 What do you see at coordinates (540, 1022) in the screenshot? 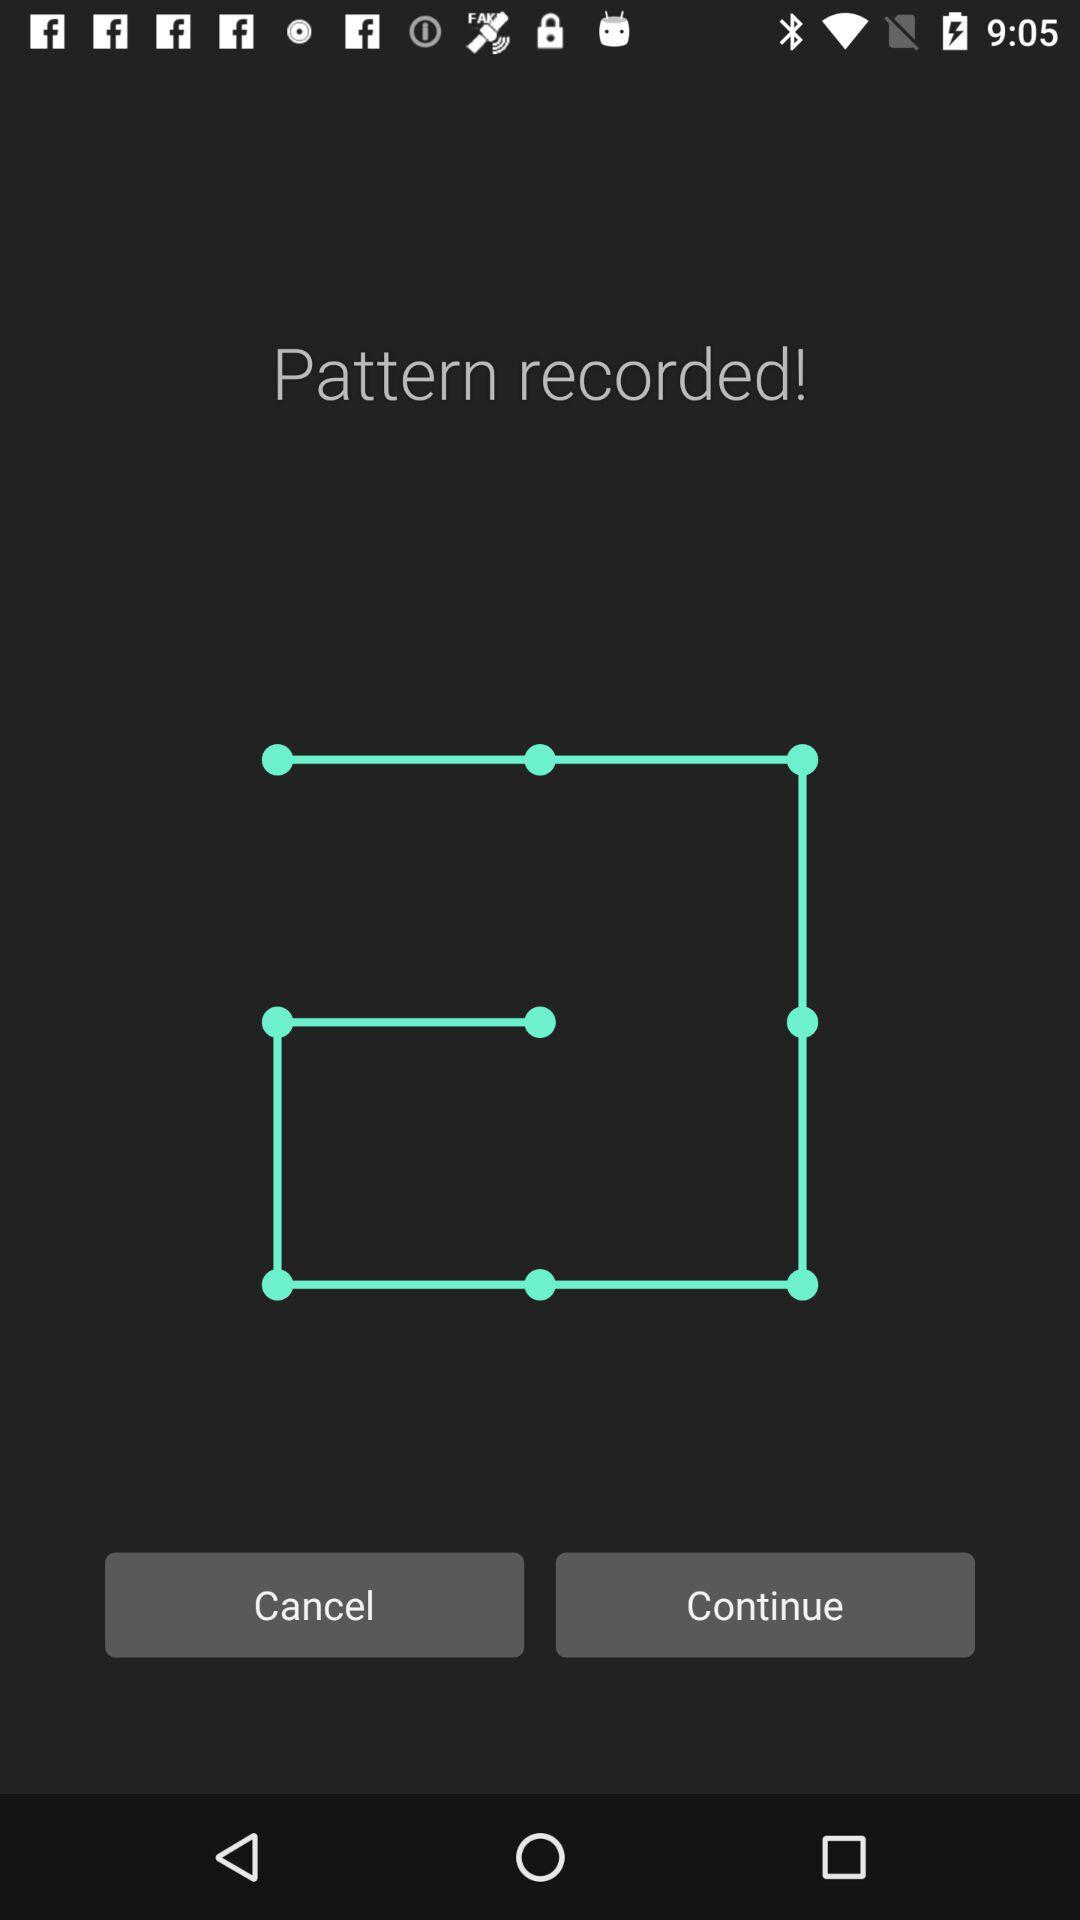
I see `the item at the center` at bounding box center [540, 1022].